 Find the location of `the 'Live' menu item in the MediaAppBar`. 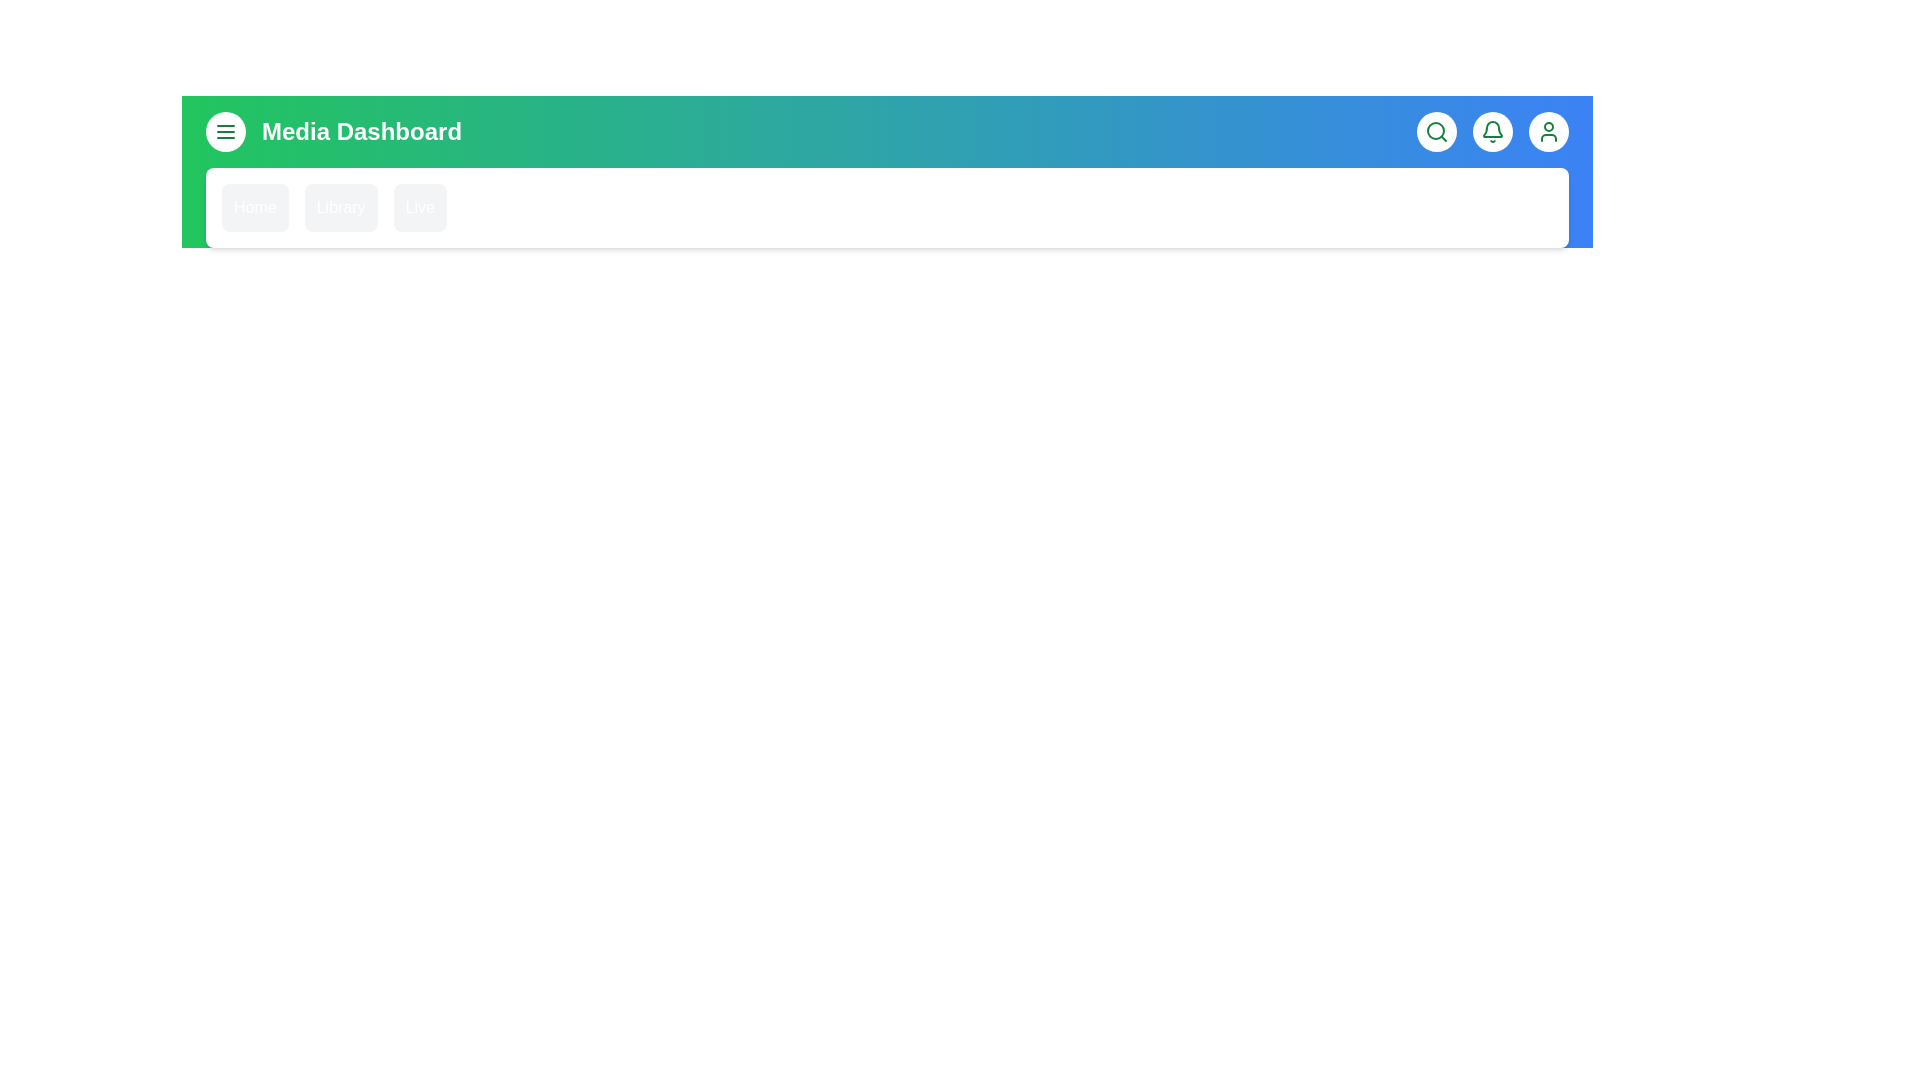

the 'Live' menu item in the MediaAppBar is located at coordinates (419, 208).